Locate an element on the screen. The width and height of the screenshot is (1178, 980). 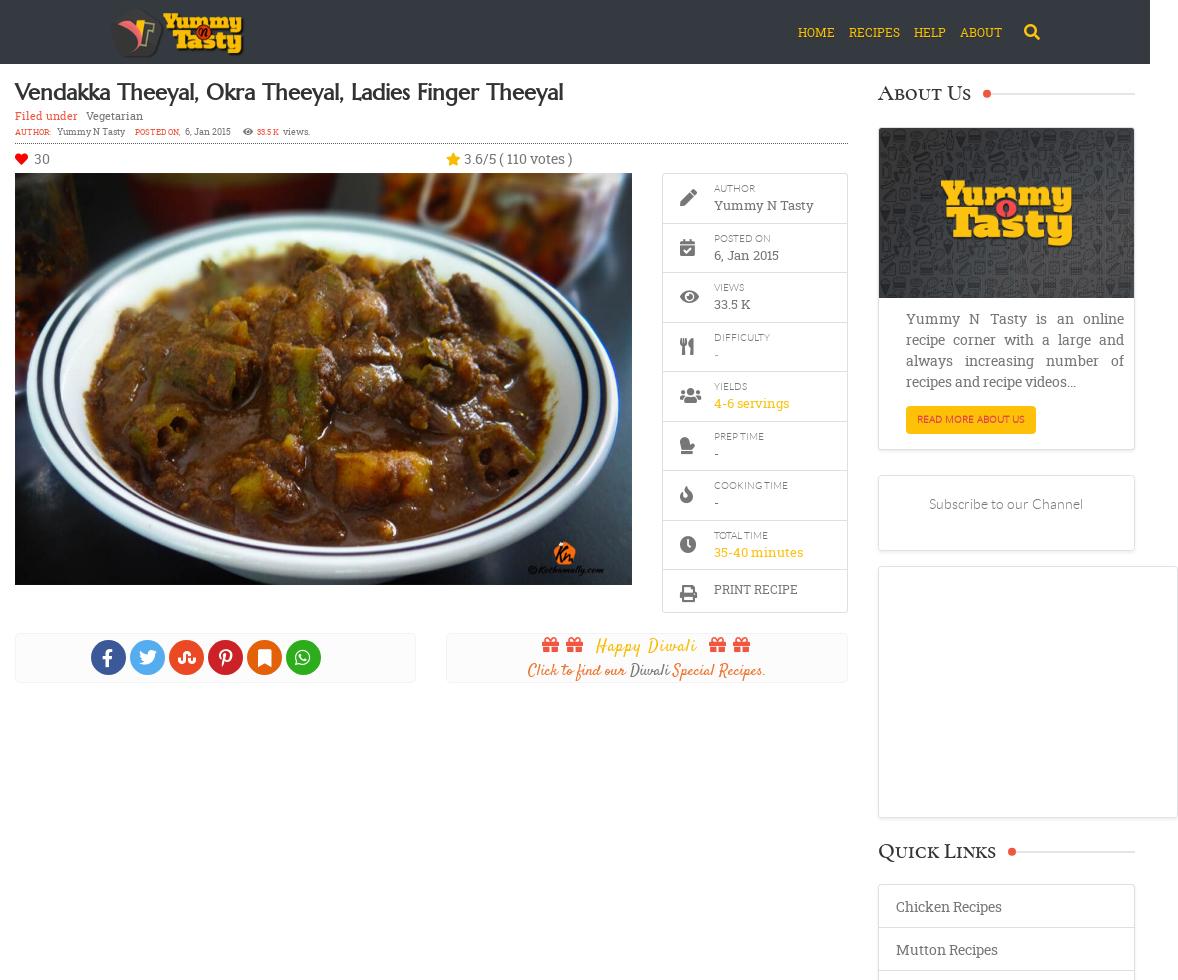
'Vegetarian' is located at coordinates (113, 115).